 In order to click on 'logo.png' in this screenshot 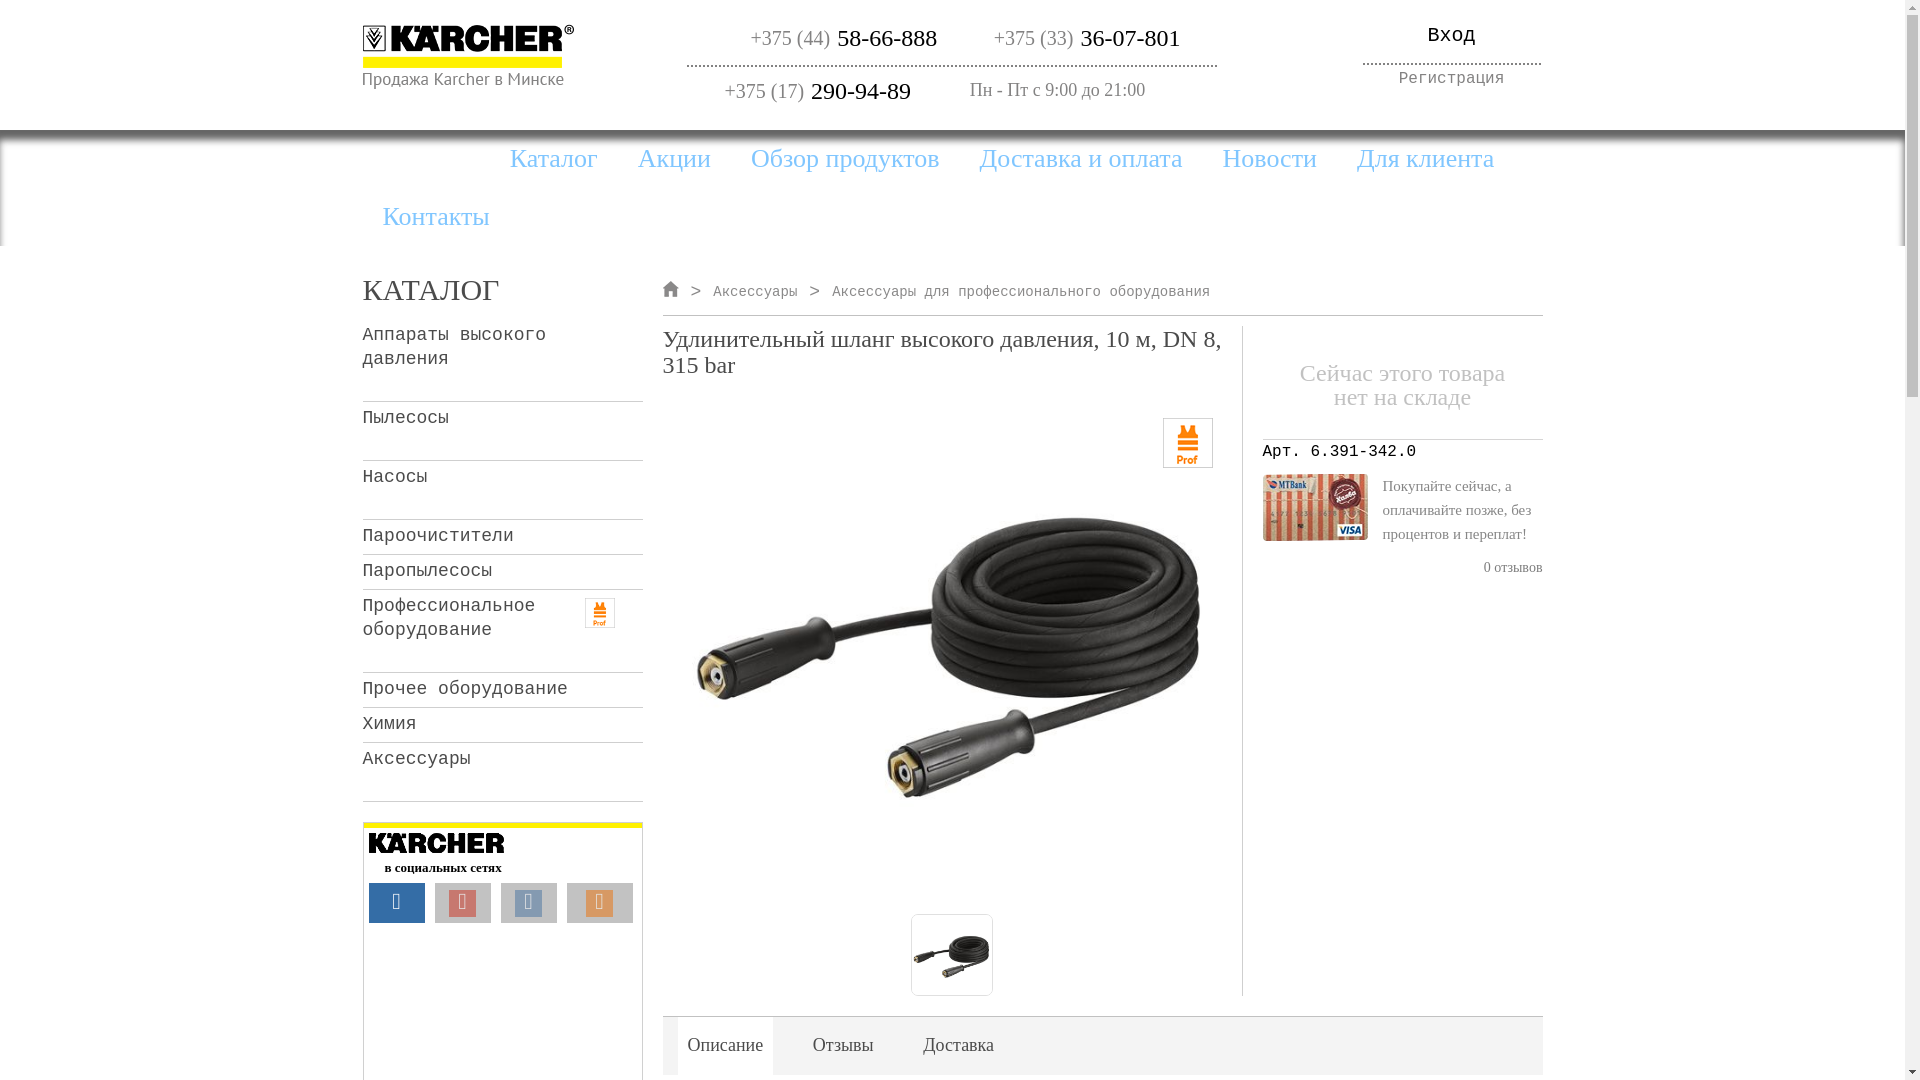, I will do `click(466, 55)`.